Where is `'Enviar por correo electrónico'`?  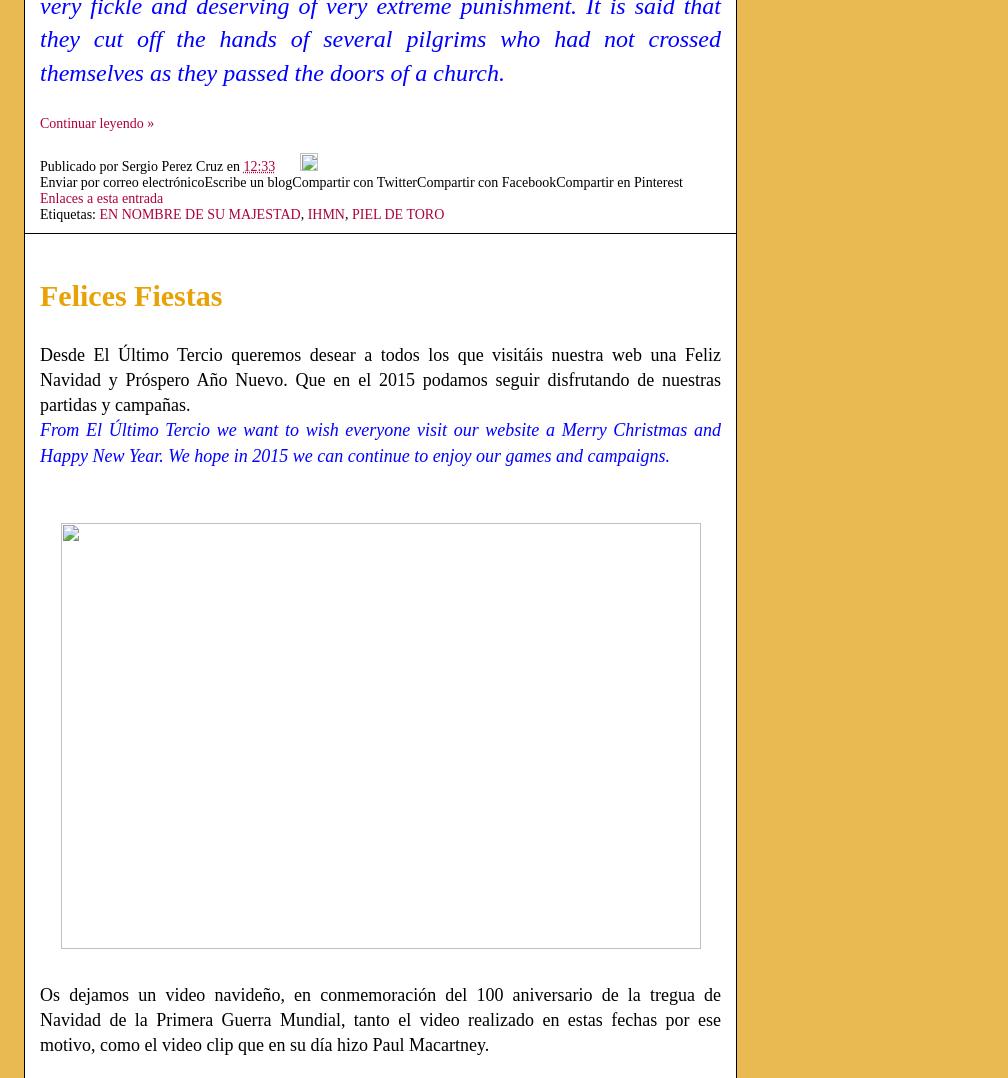
'Enviar por correo electrónico' is located at coordinates (40, 180).